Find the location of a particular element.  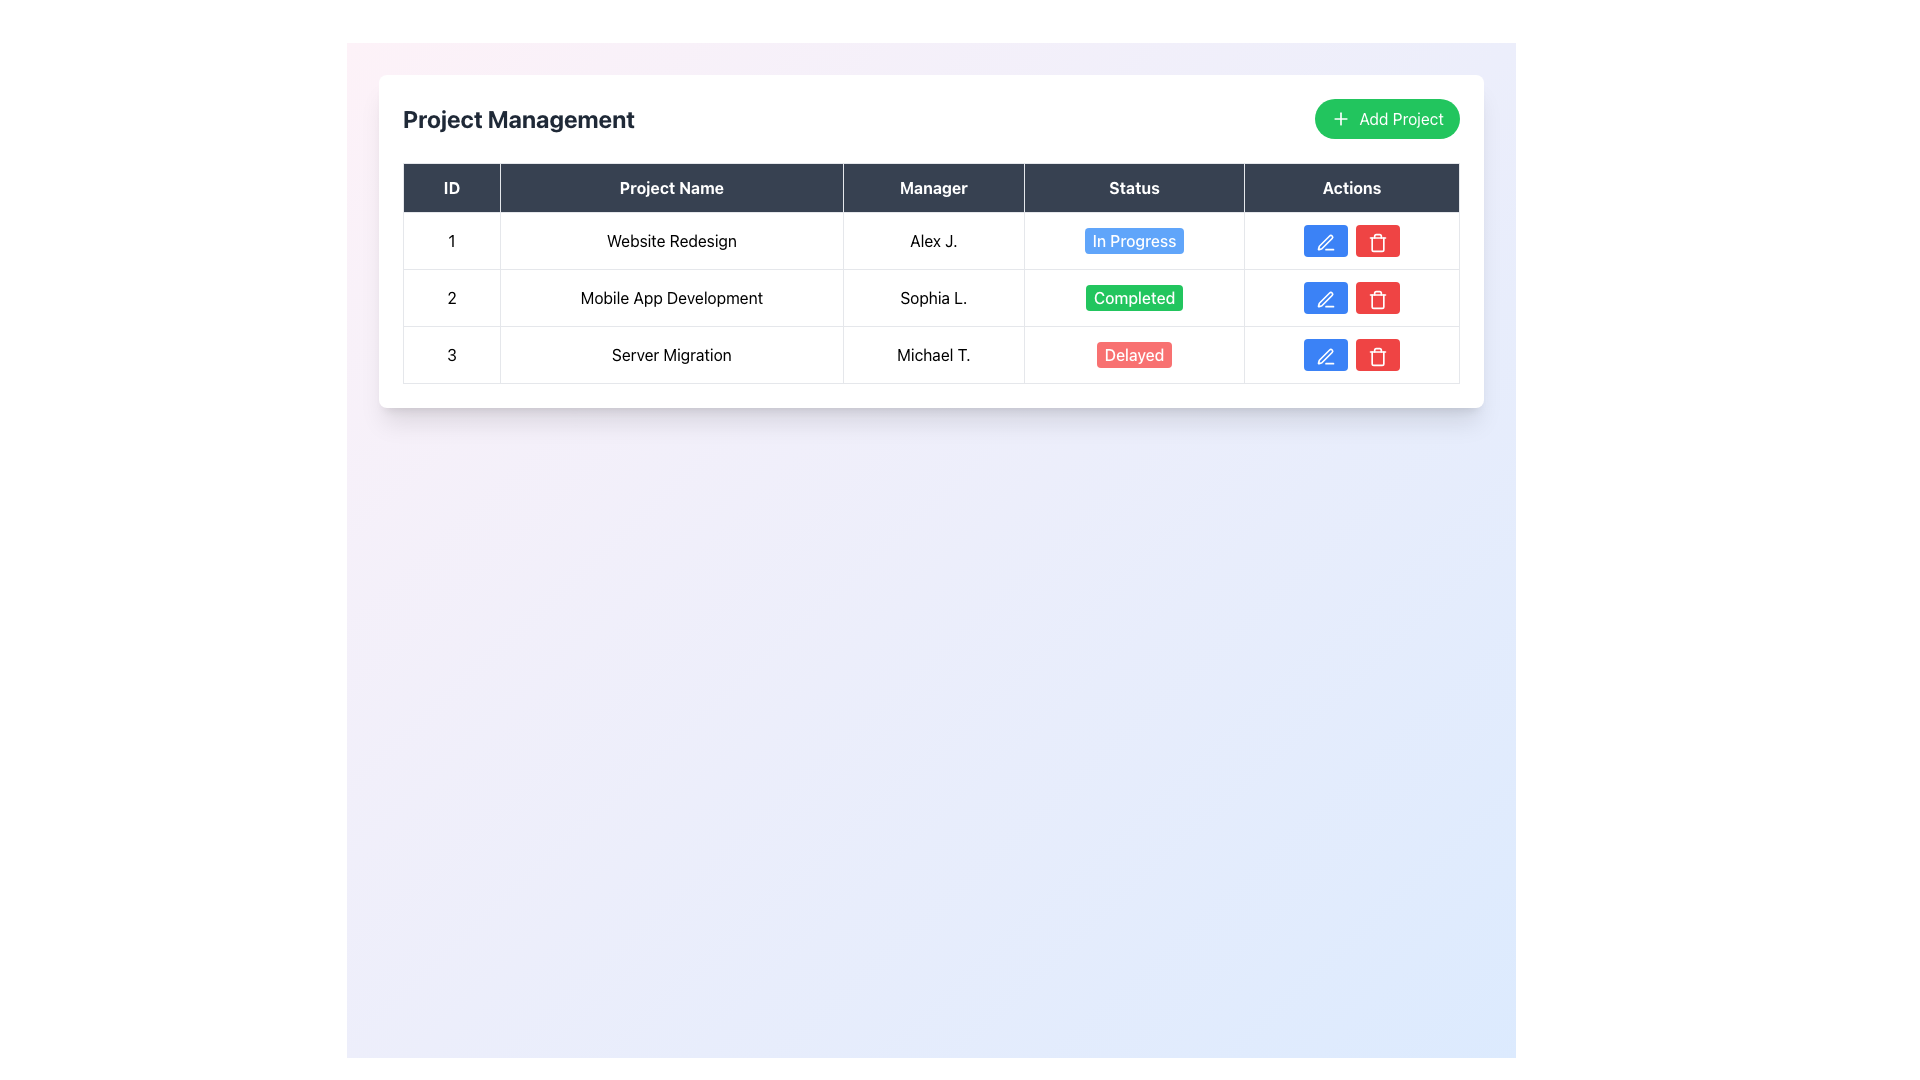

the text label element containing 'Mobile App Development' in the second row of the 'Project Name' column of the table is located at coordinates (671, 297).